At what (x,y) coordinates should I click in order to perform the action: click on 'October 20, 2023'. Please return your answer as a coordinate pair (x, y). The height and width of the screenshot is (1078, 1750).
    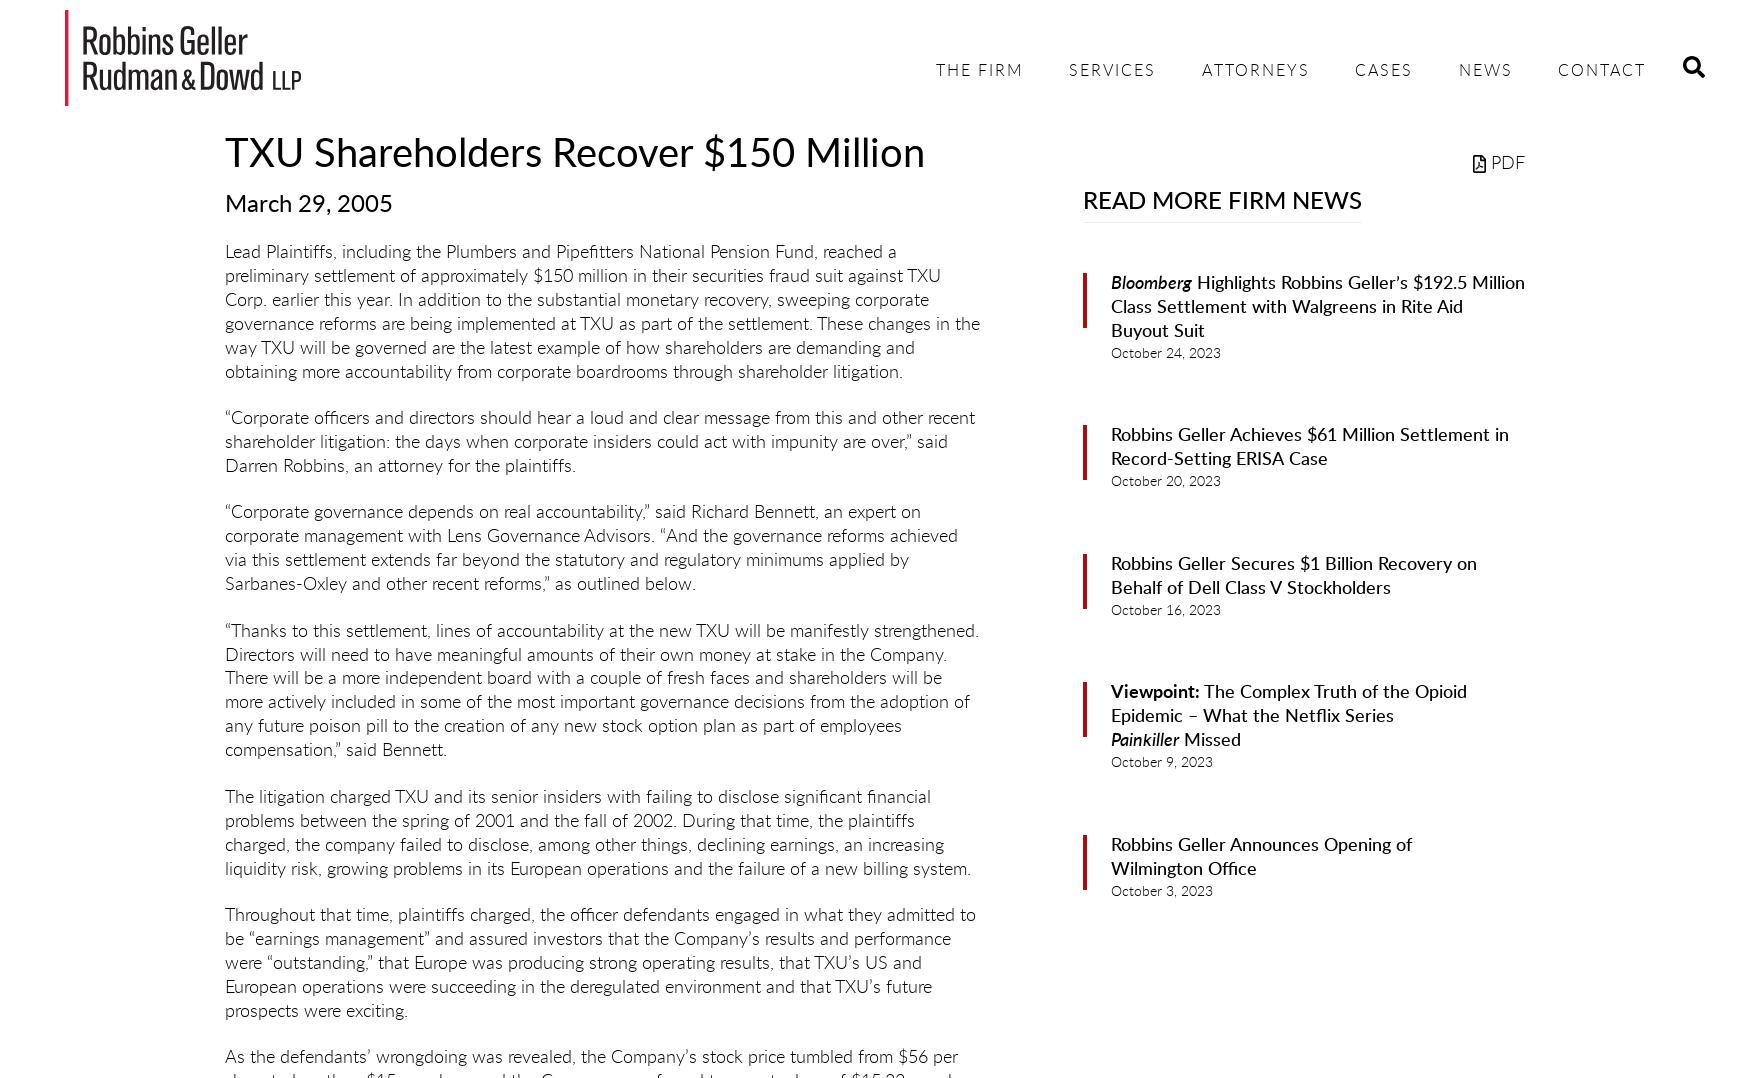
    Looking at the image, I should click on (1165, 480).